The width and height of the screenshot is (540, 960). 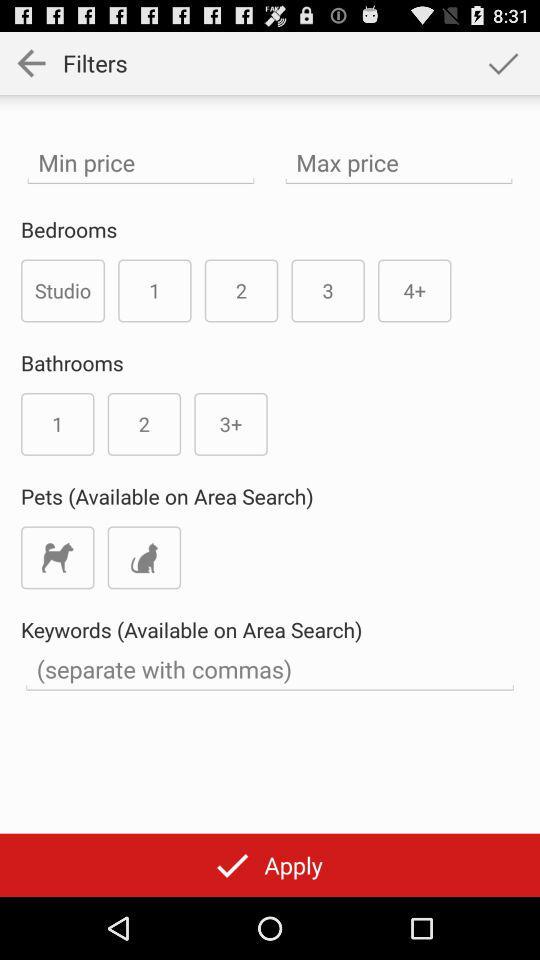 What do you see at coordinates (399, 161) in the screenshot?
I see `a price` at bounding box center [399, 161].